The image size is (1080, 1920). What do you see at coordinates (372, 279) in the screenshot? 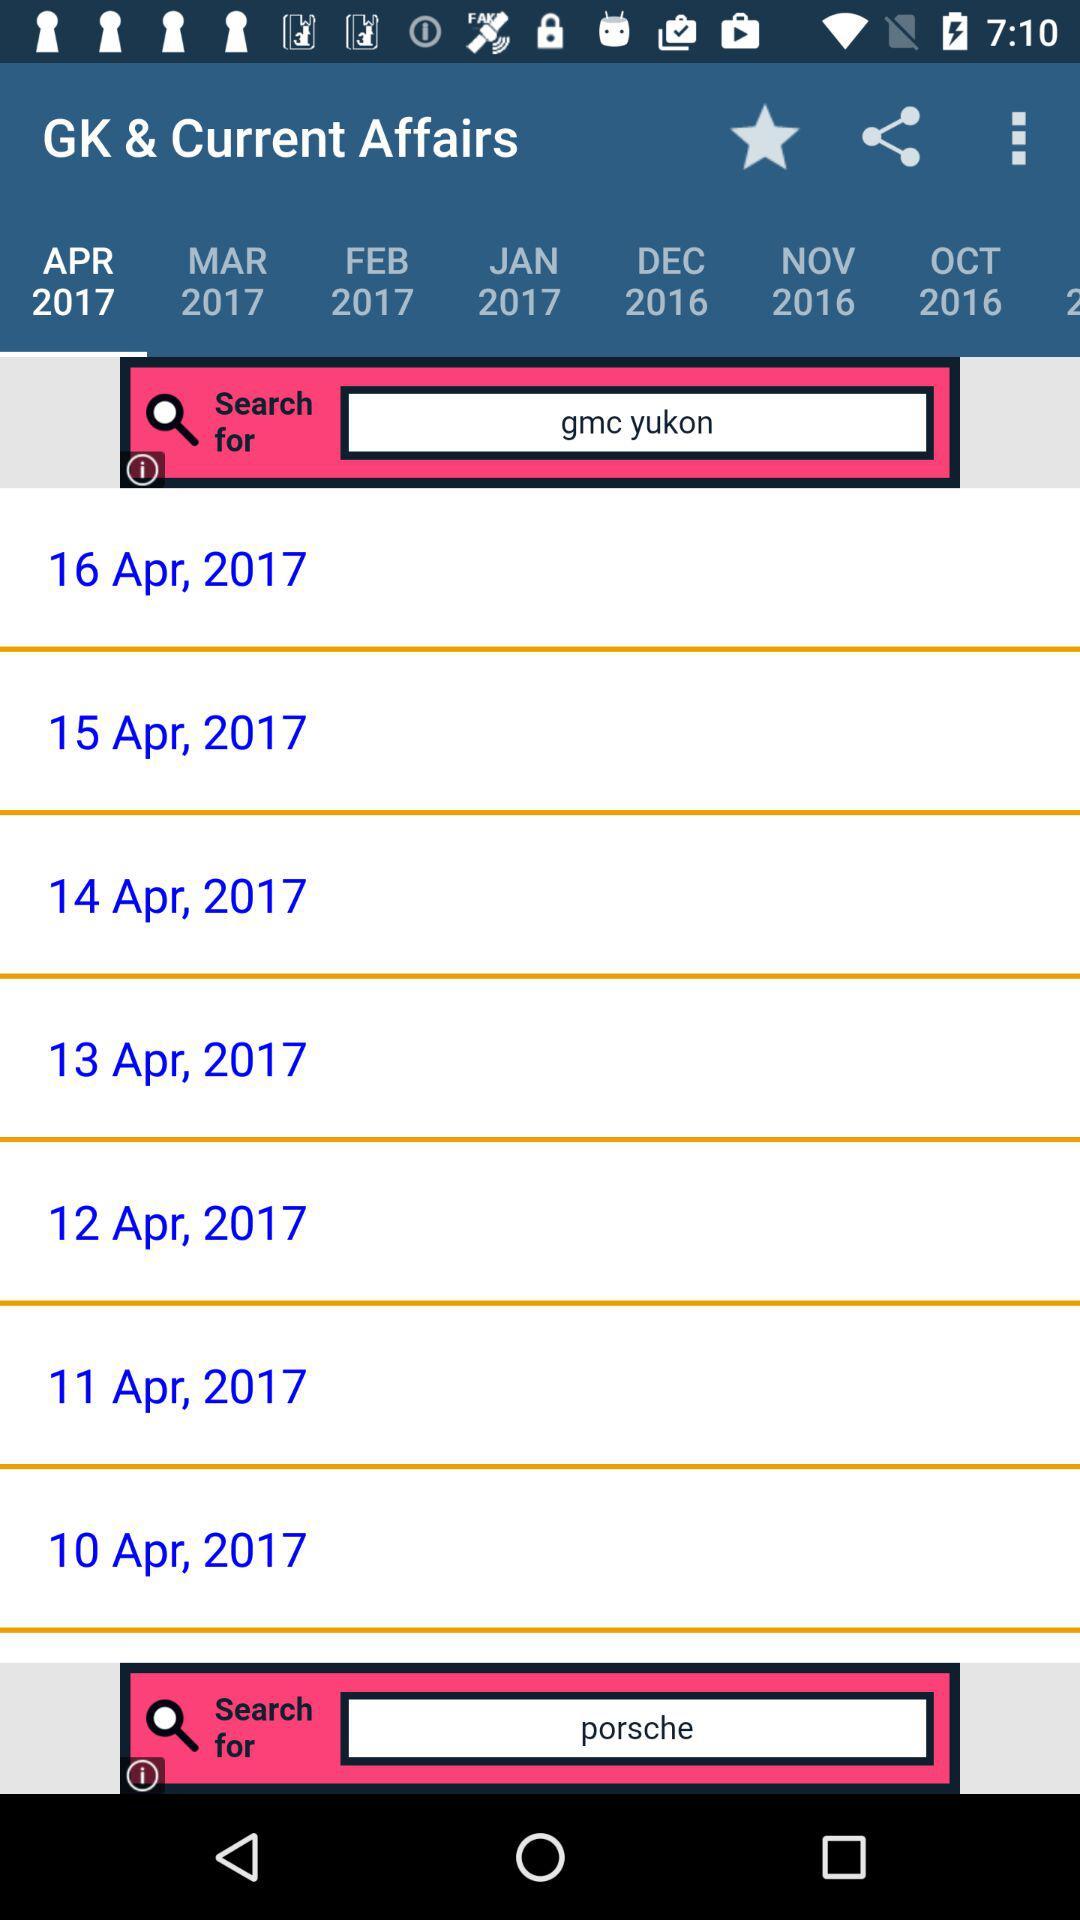
I see `item below the gk & current affairs` at bounding box center [372, 279].